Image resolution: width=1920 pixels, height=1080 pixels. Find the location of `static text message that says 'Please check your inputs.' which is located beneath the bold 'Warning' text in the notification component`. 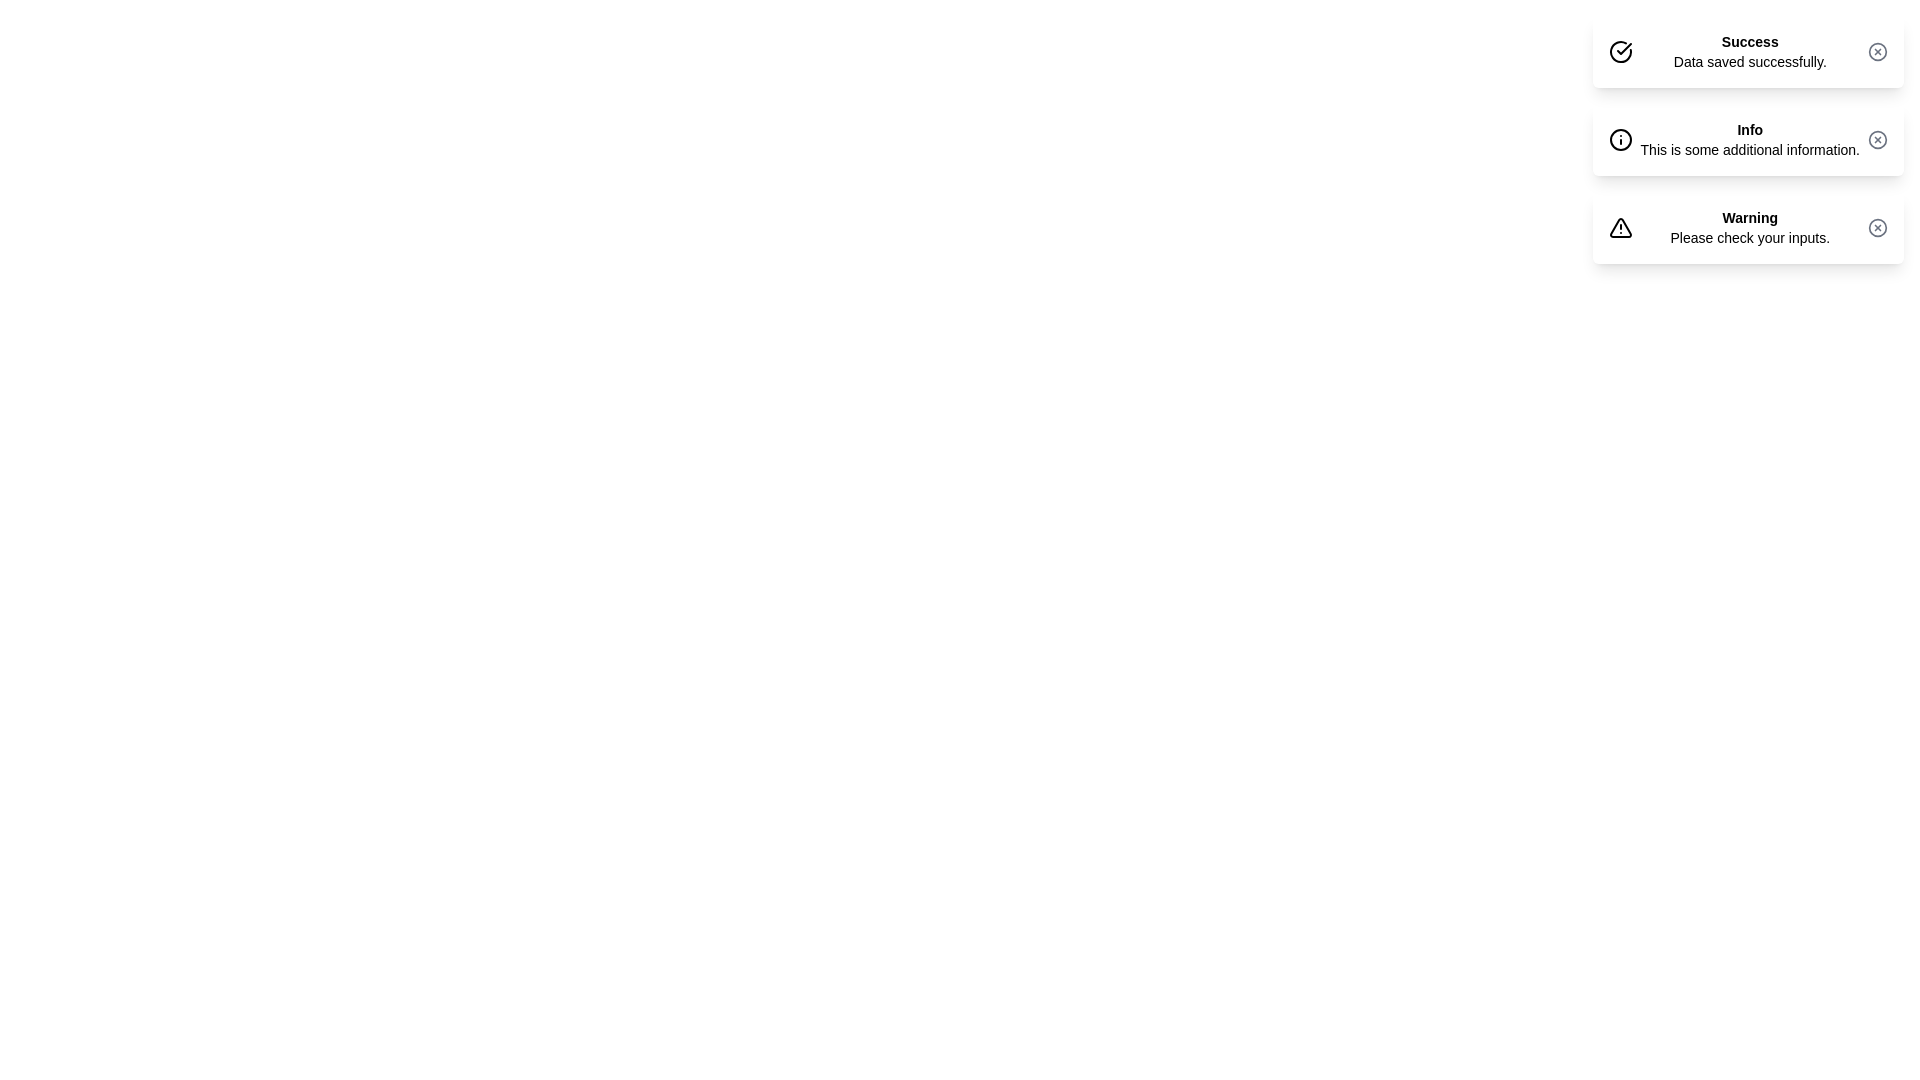

static text message that says 'Please check your inputs.' which is located beneath the bold 'Warning' text in the notification component is located at coordinates (1749, 237).